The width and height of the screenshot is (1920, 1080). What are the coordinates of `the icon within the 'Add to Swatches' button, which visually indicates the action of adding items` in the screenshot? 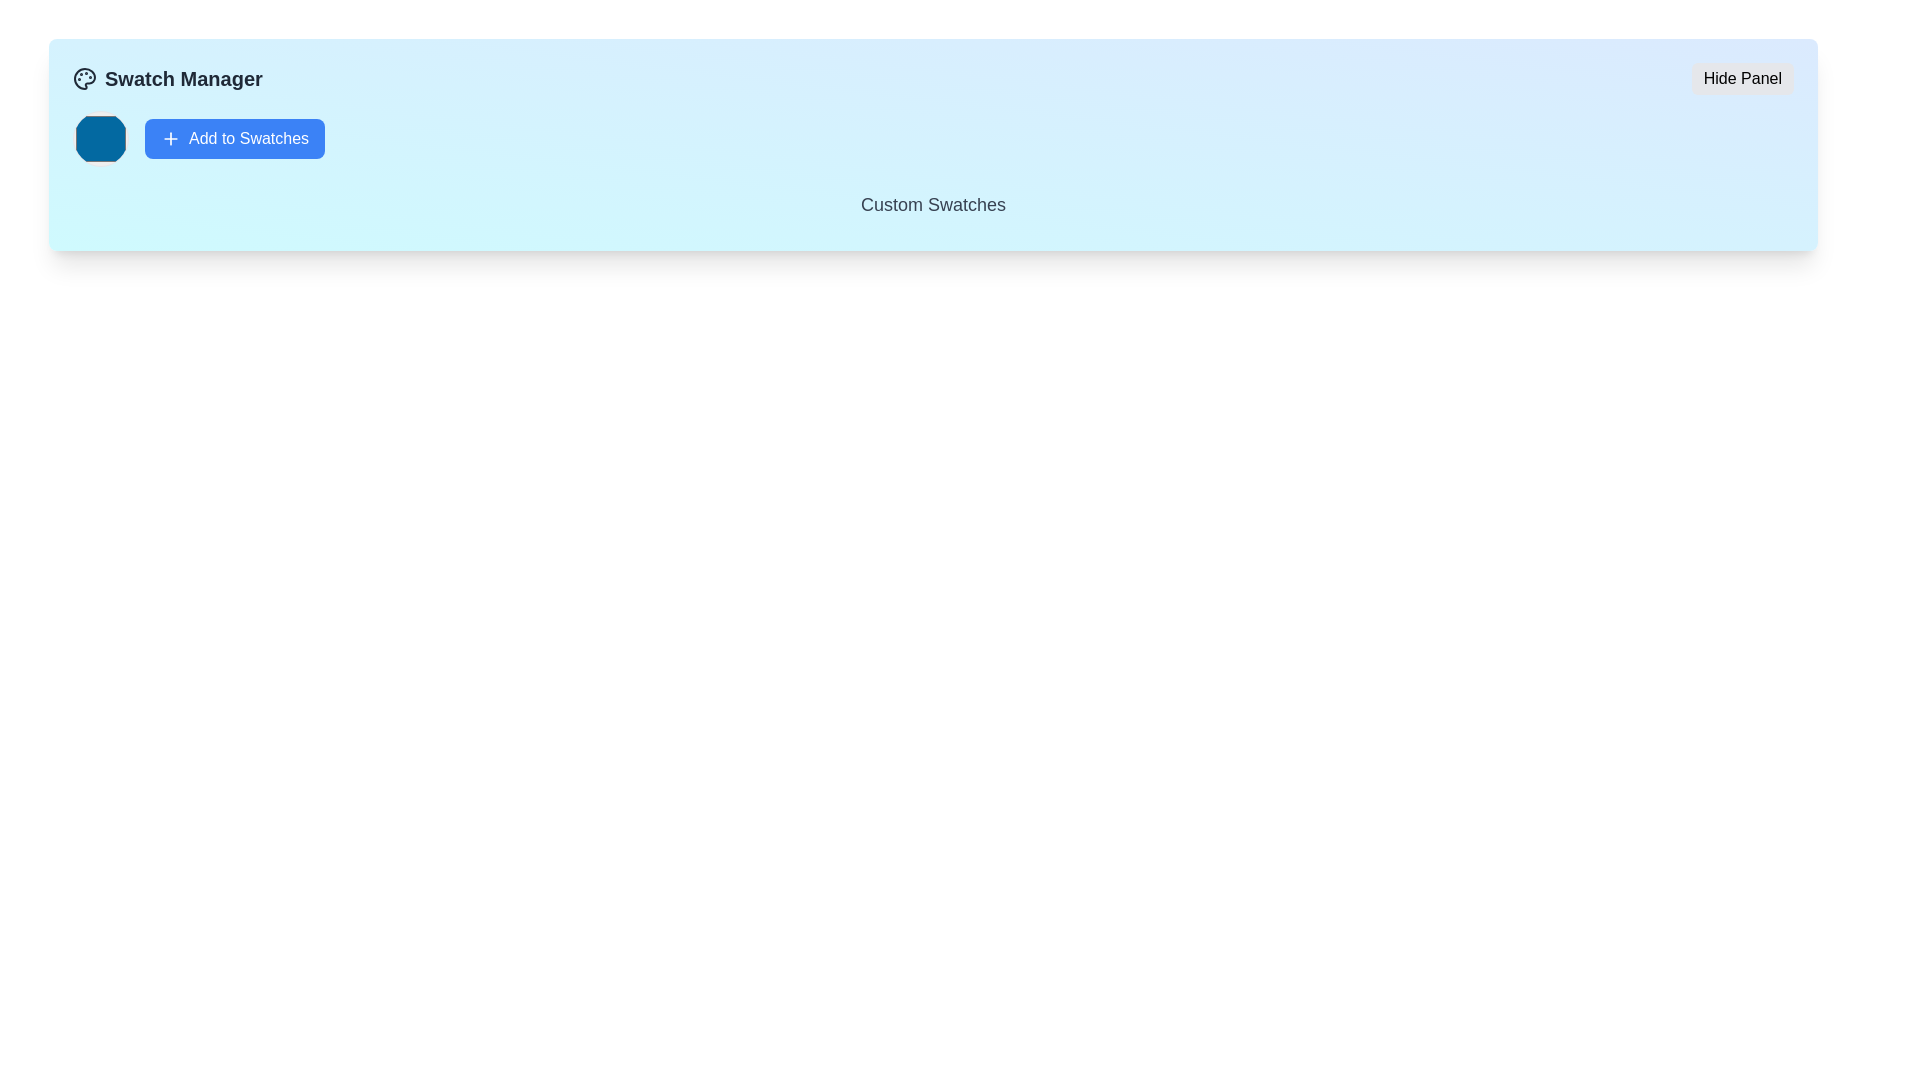 It's located at (171, 137).